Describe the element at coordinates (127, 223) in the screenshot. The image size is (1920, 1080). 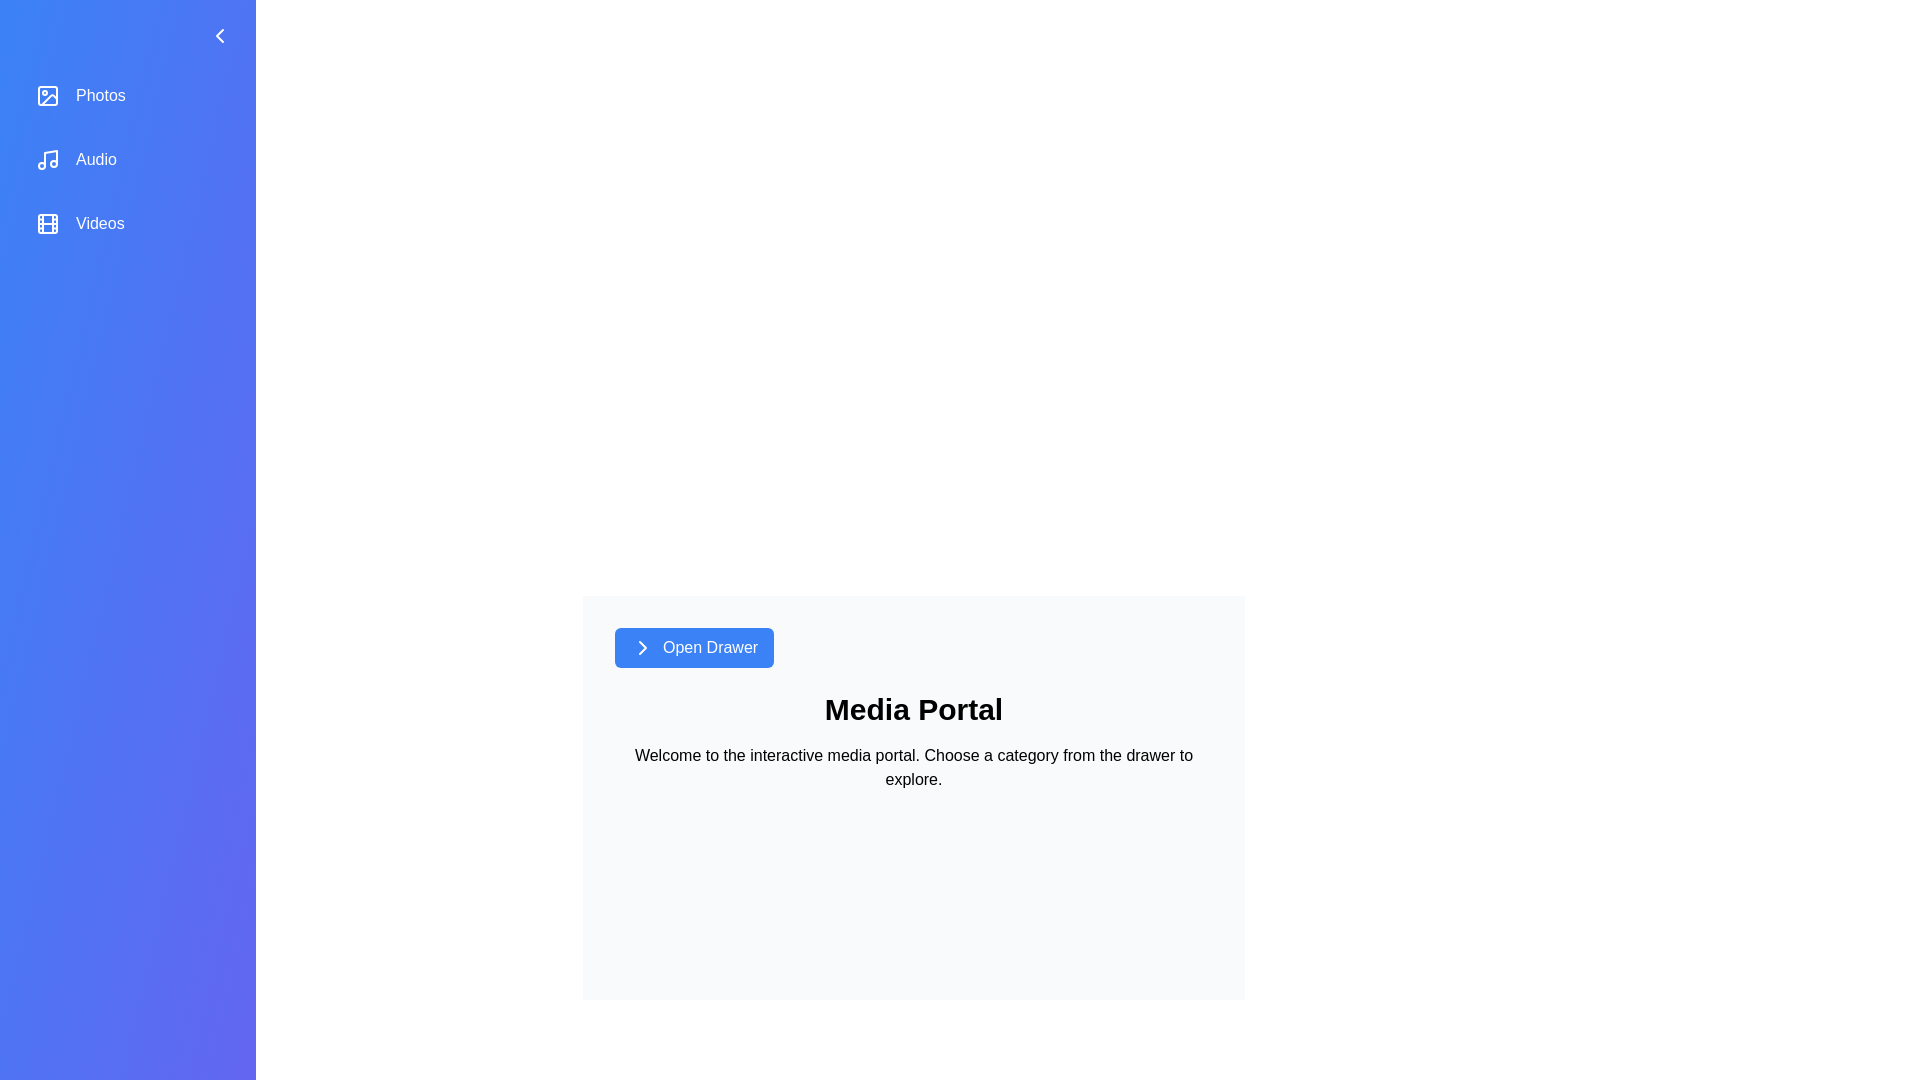
I see `the category Videos from the drawer` at that location.